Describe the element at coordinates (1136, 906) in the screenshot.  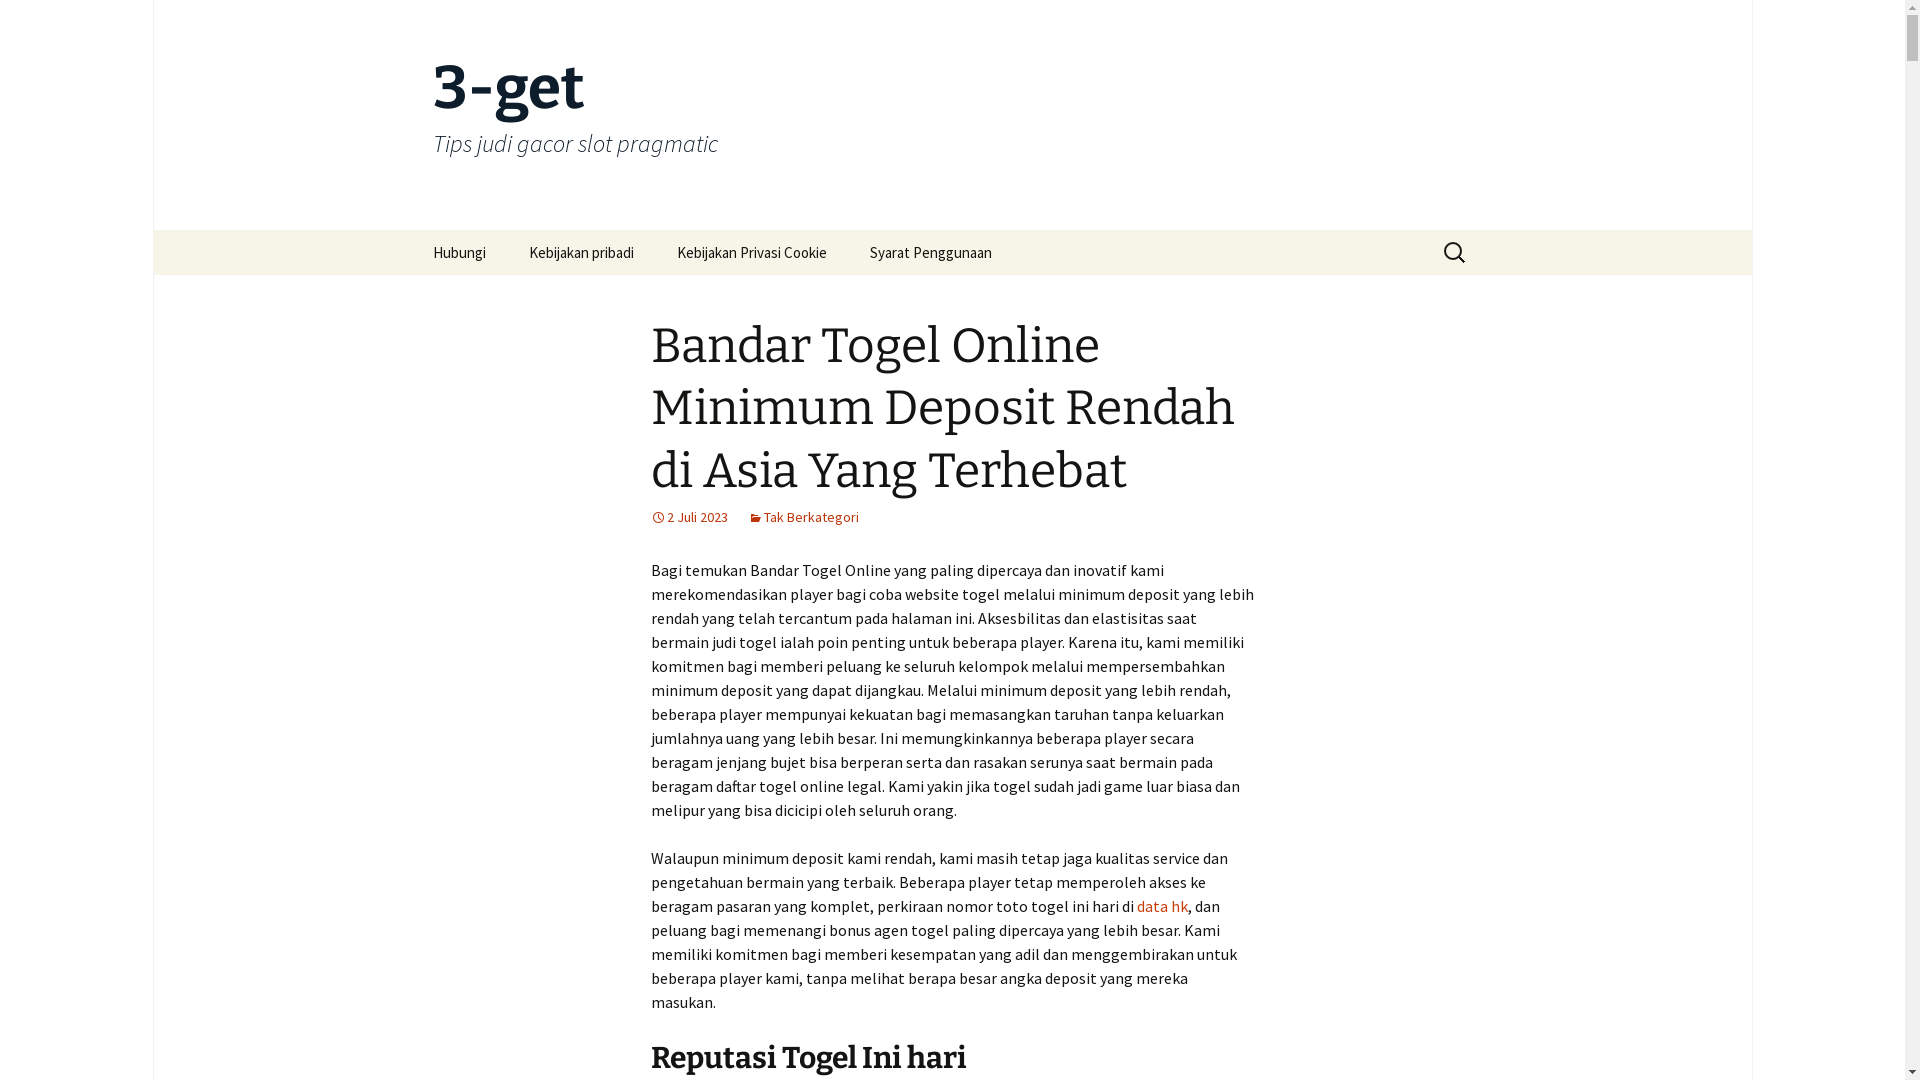
I see `'data hk'` at that location.